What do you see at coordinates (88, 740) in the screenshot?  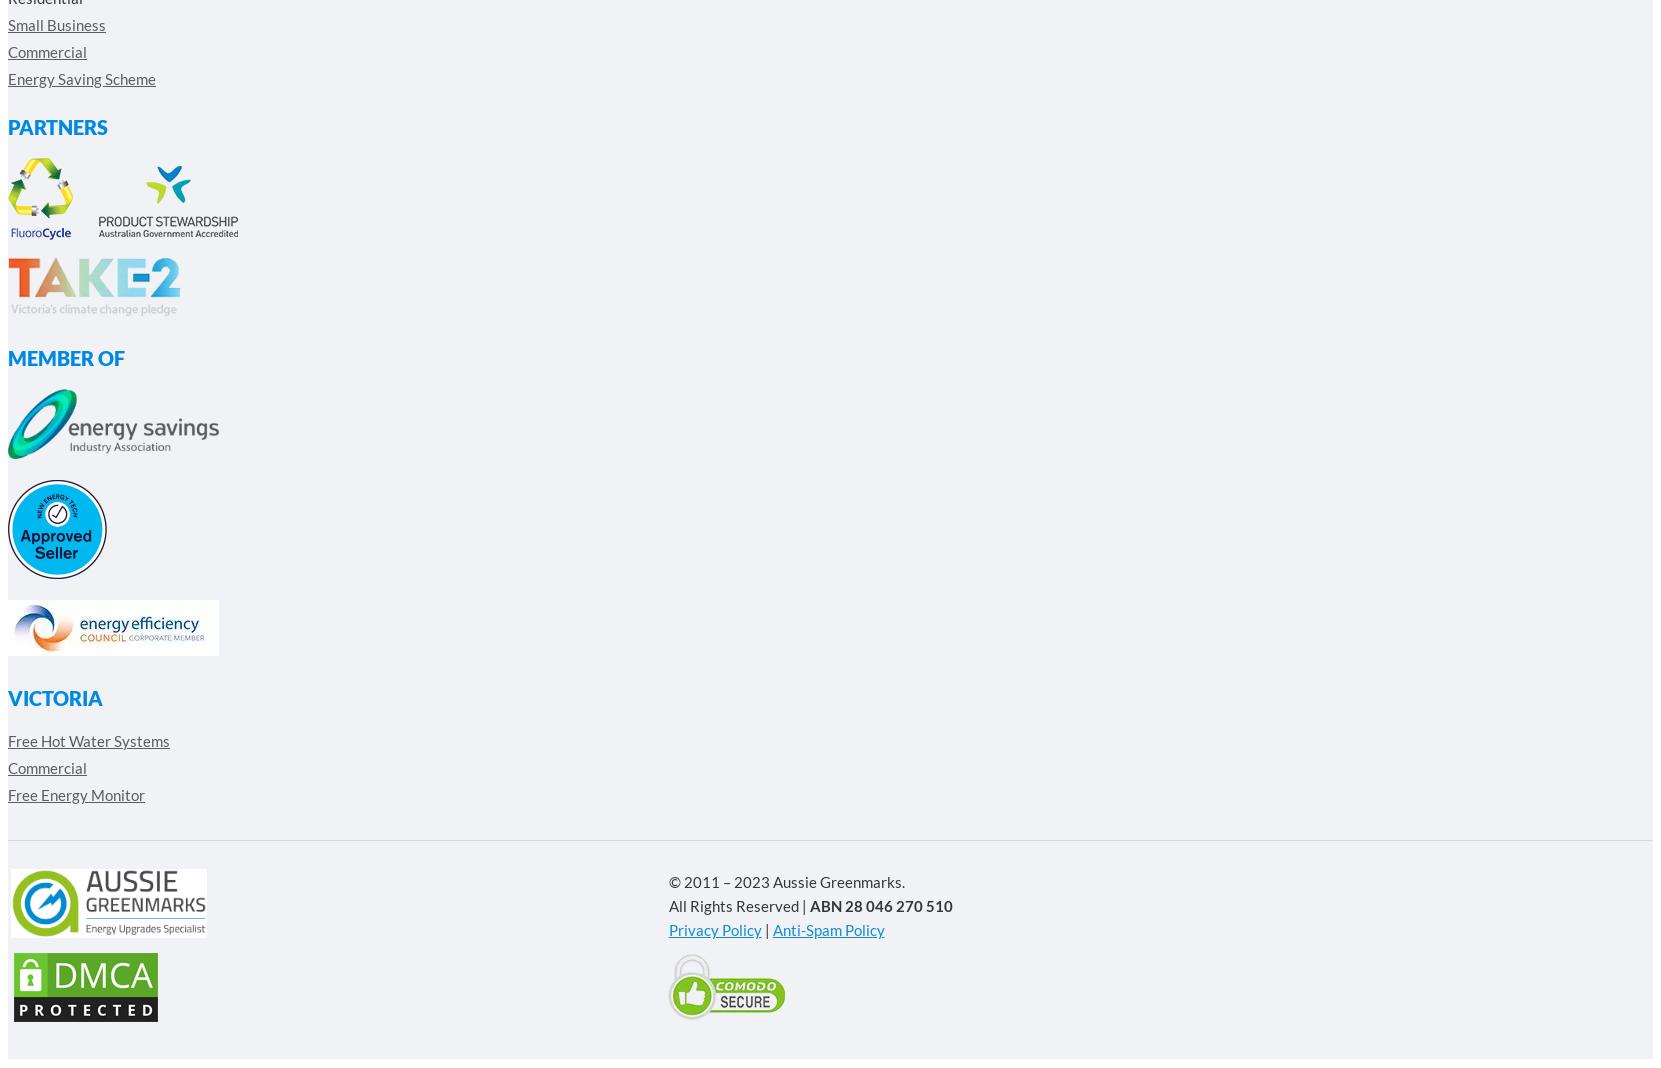 I see `'Free Hot Water Systems'` at bounding box center [88, 740].